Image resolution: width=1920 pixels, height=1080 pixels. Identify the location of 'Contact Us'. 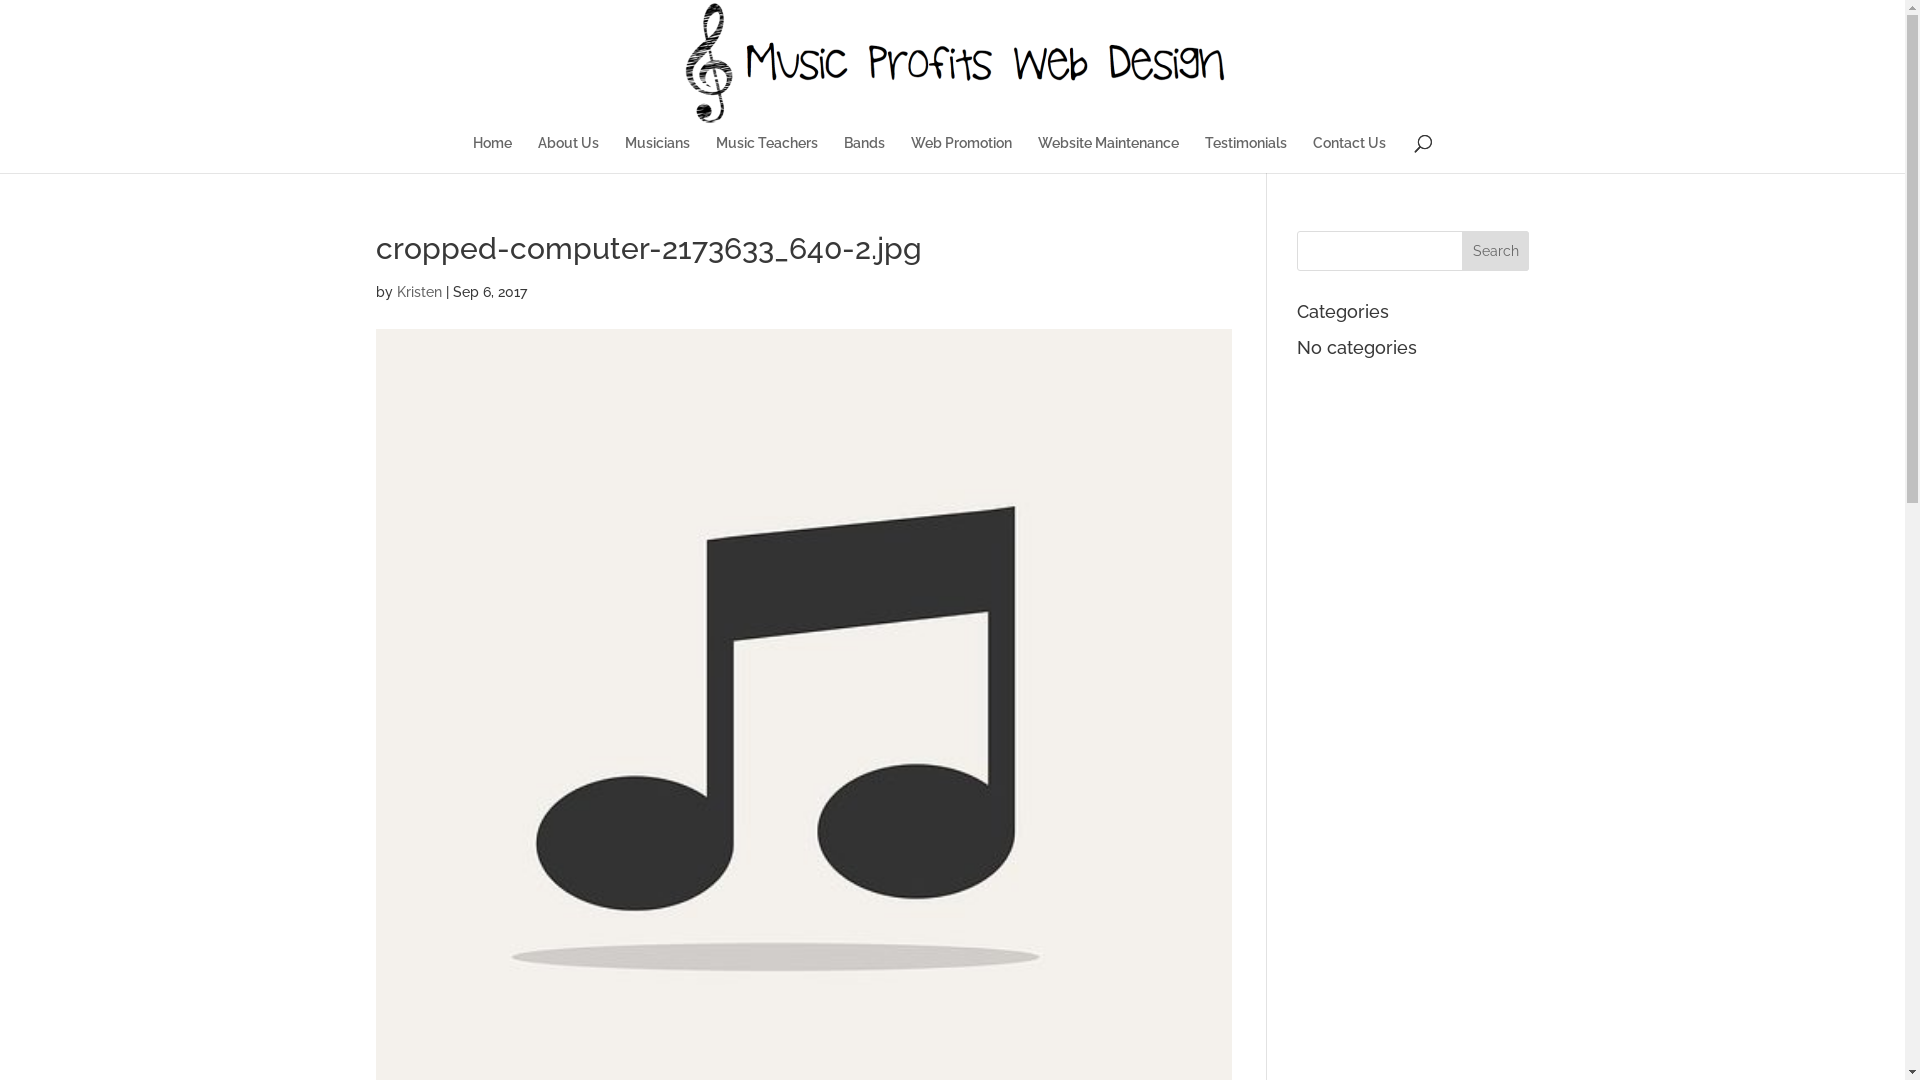
(1313, 153).